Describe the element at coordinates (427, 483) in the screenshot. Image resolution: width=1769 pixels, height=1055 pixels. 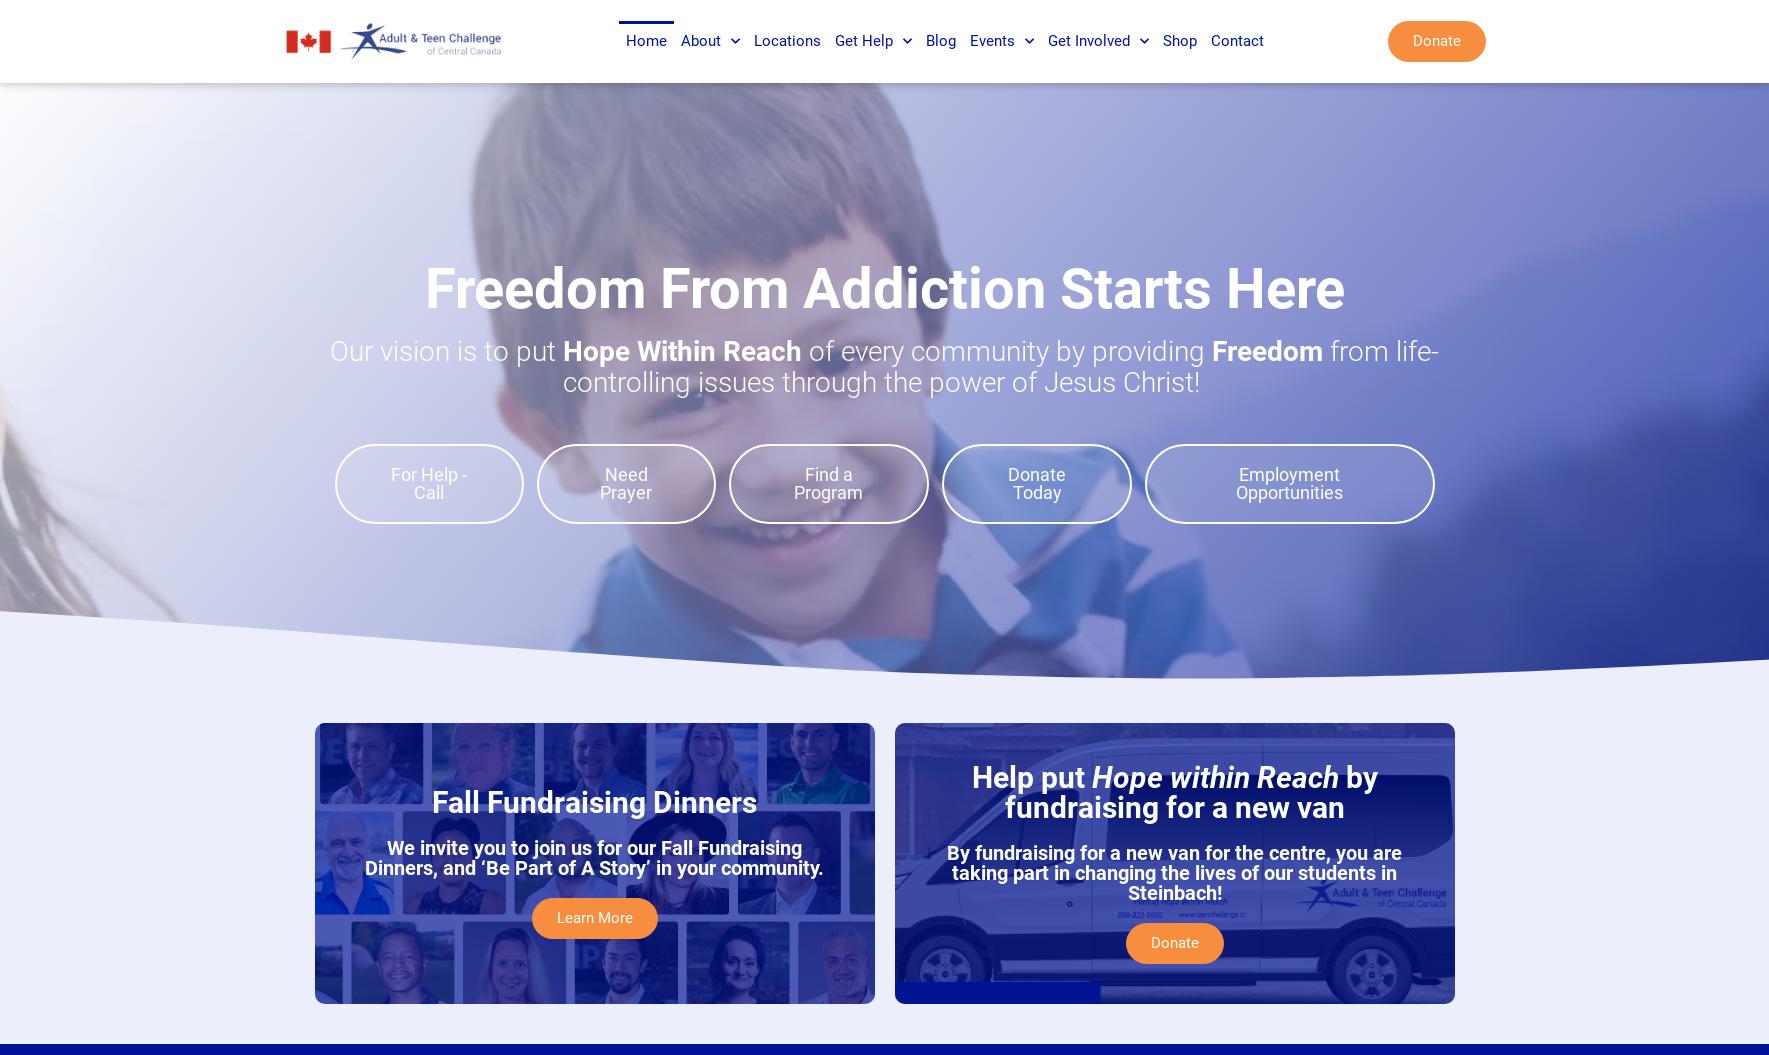
I see `'For Help - Call'` at that location.